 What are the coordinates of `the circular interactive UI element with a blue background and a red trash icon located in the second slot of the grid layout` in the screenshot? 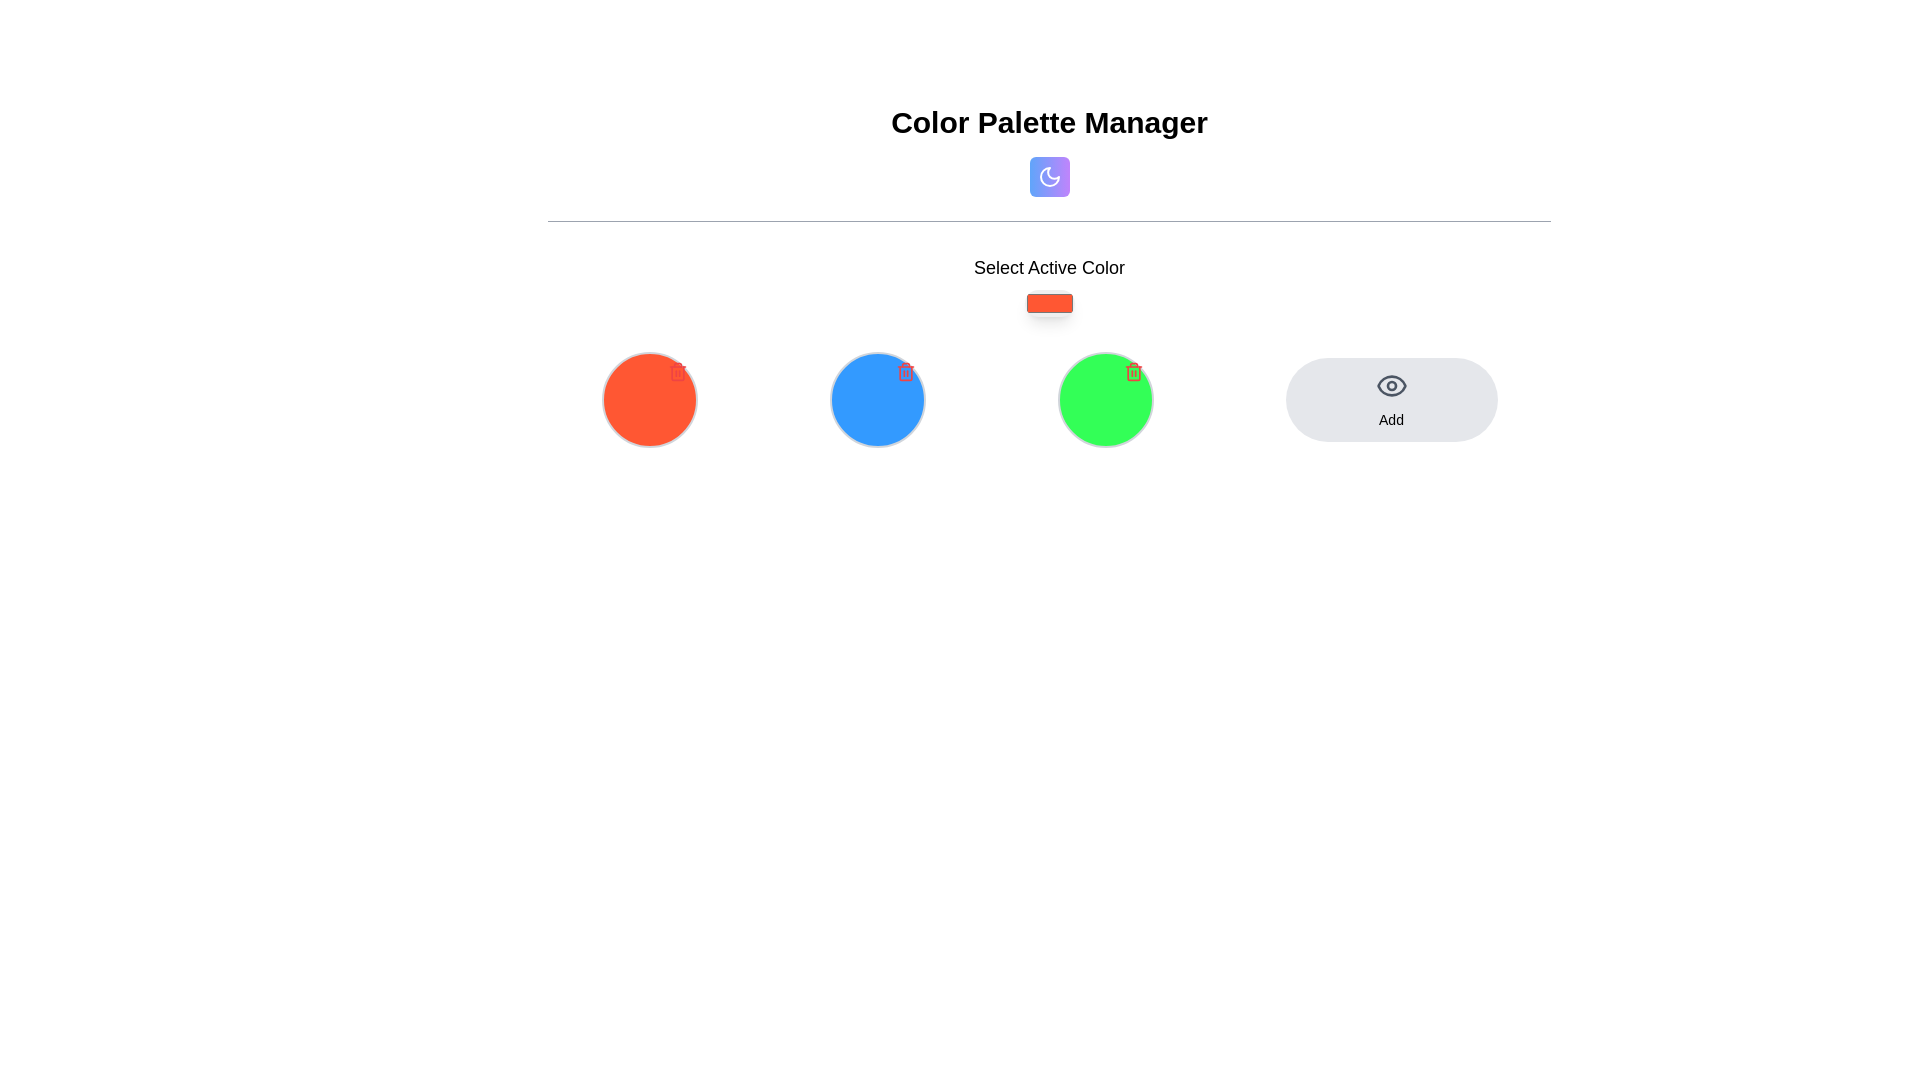 It's located at (877, 400).